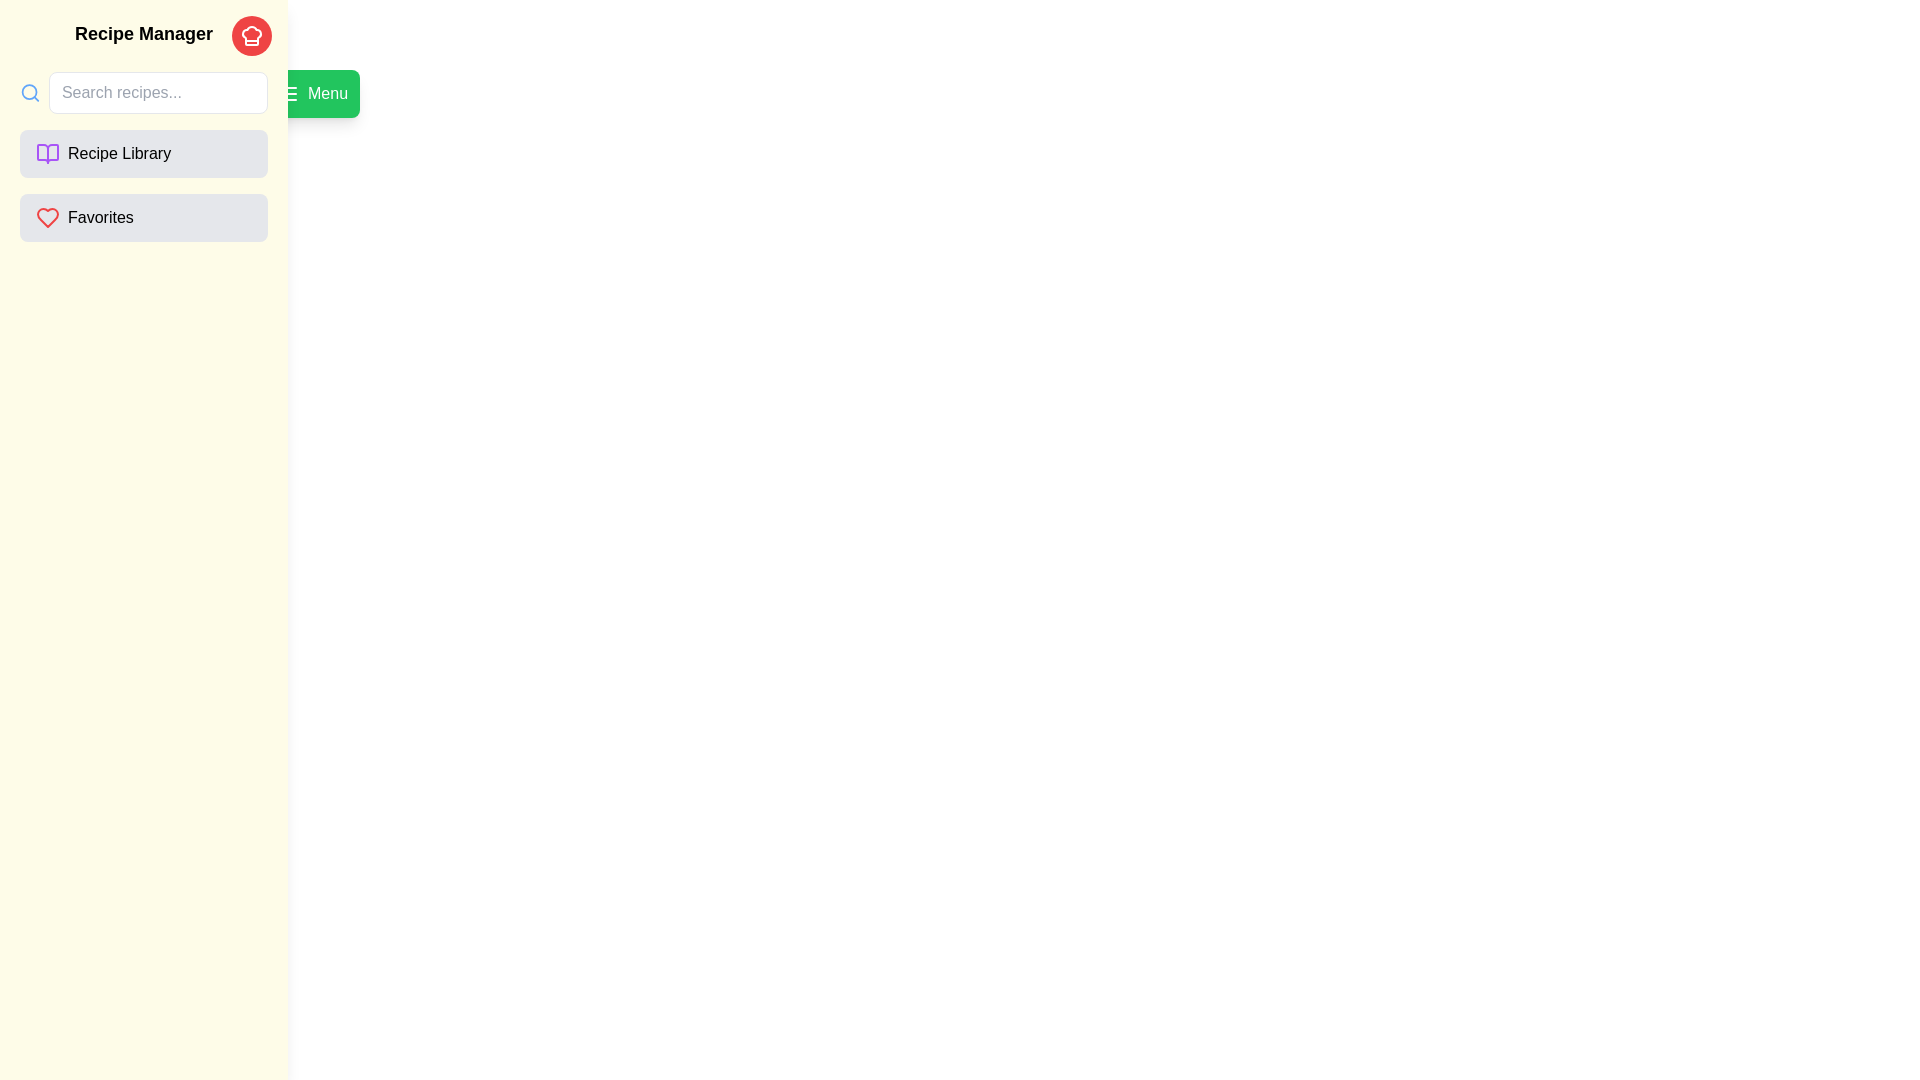 The width and height of the screenshot is (1920, 1080). What do you see at coordinates (251, 35) in the screenshot?
I see `the close button inside the drawer to close it` at bounding box center [251, 35].